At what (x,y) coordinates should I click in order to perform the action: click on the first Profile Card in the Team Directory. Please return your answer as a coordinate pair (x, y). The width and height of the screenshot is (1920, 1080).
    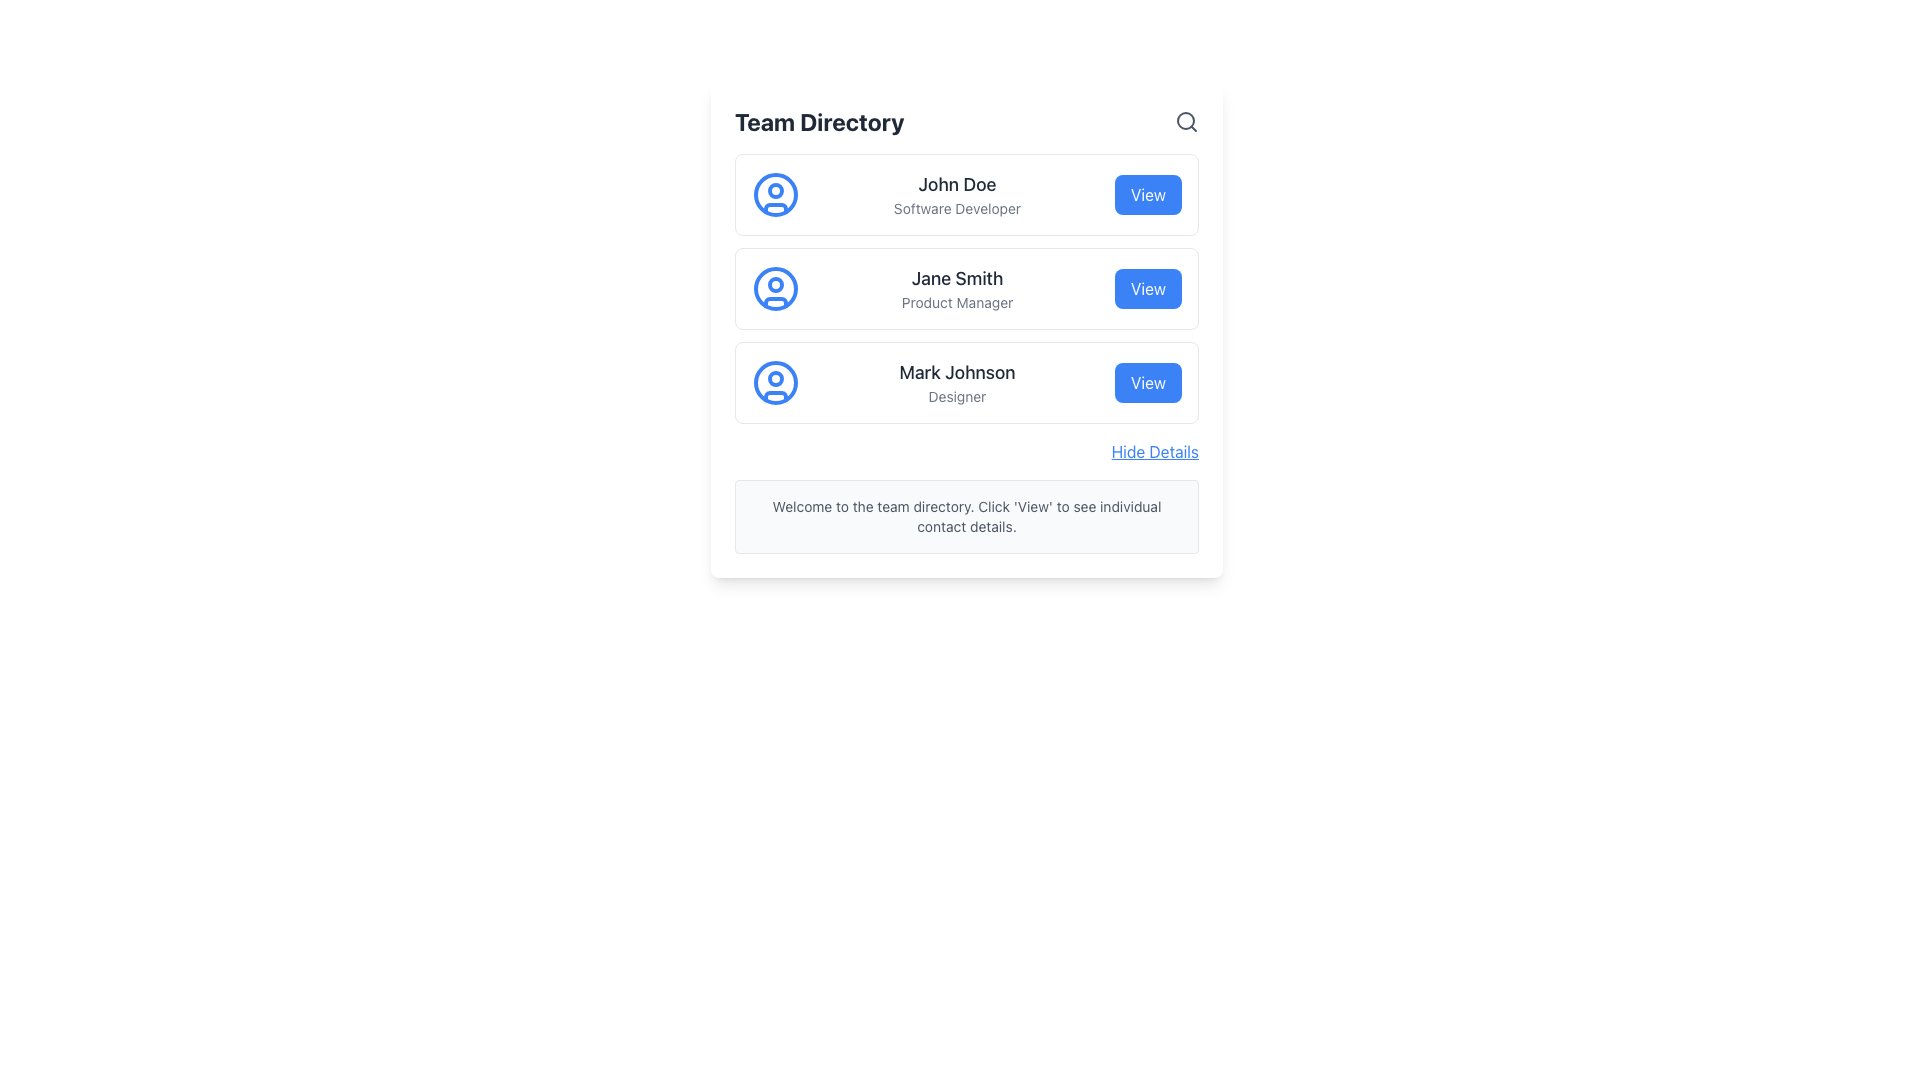
    Looking at the image, I should click on (966, 195).